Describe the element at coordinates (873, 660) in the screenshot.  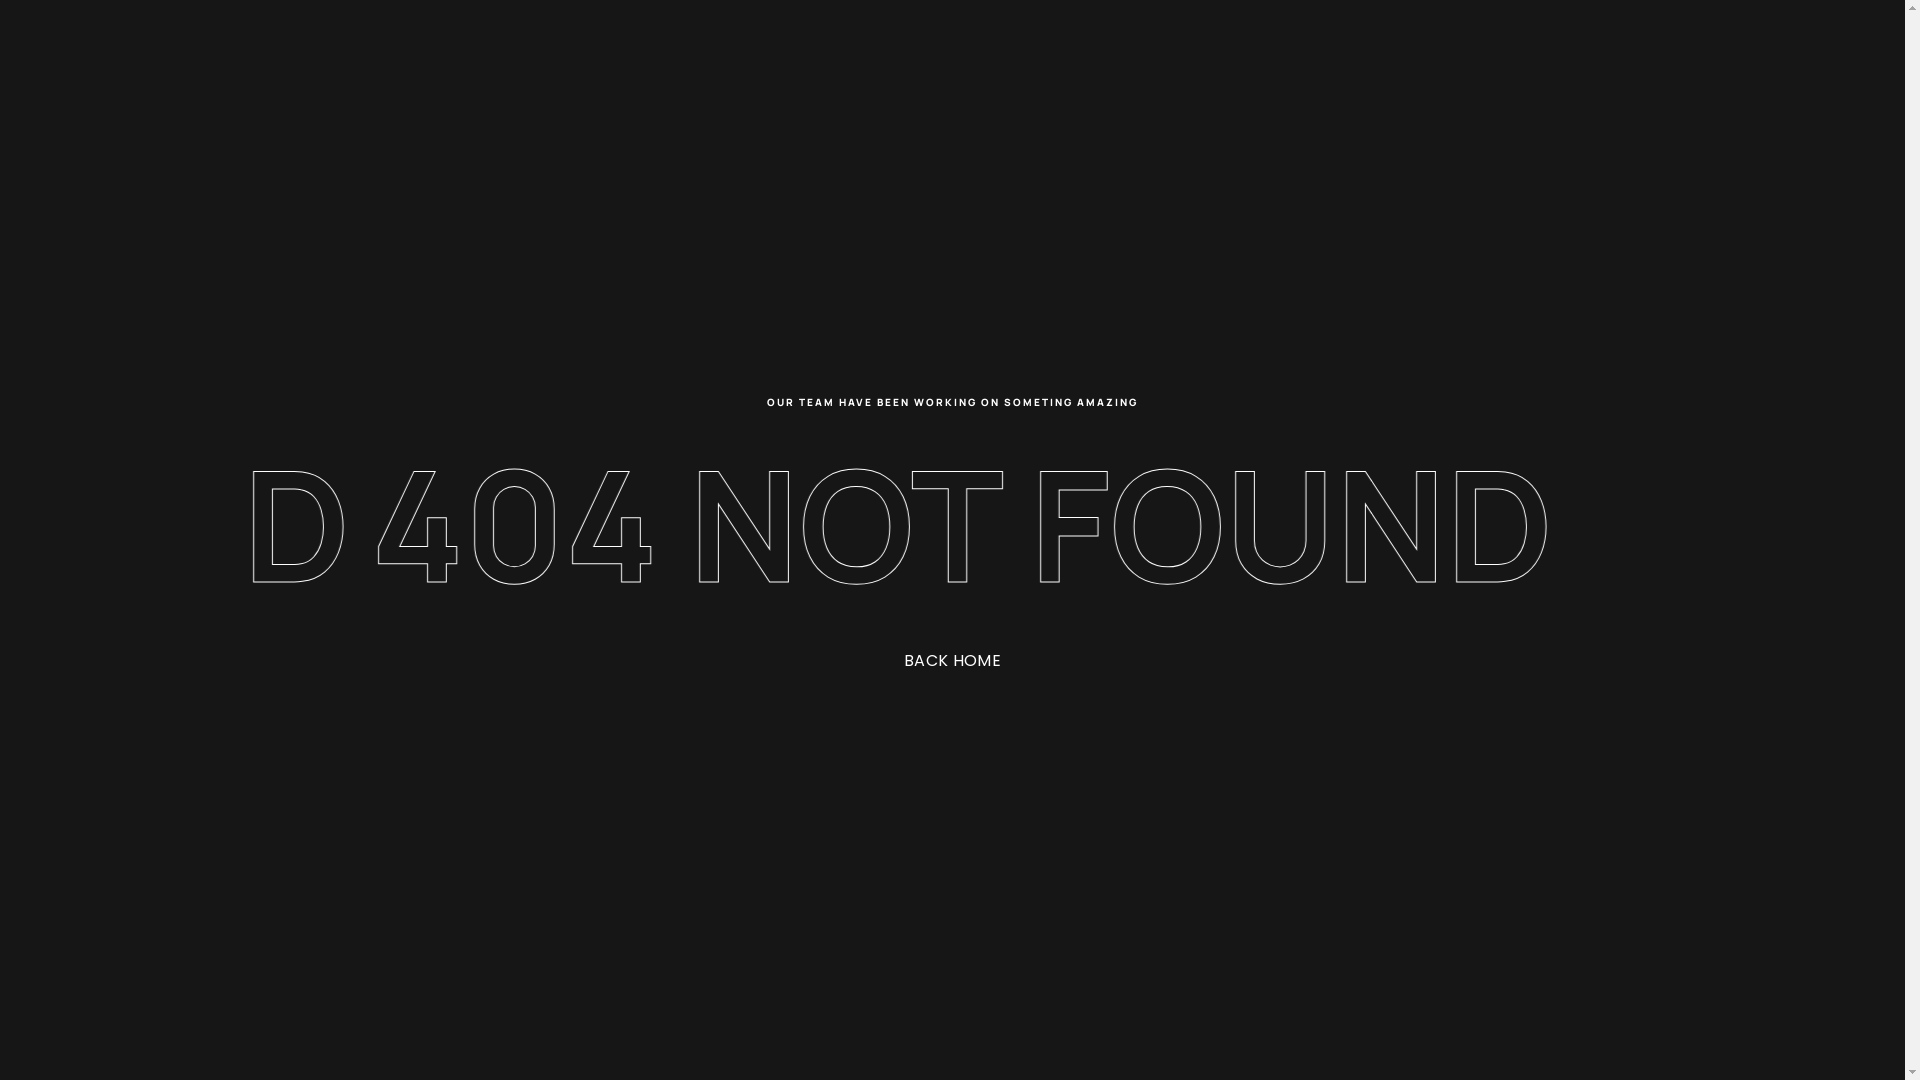
I see `'BACK HOME'` at that location.